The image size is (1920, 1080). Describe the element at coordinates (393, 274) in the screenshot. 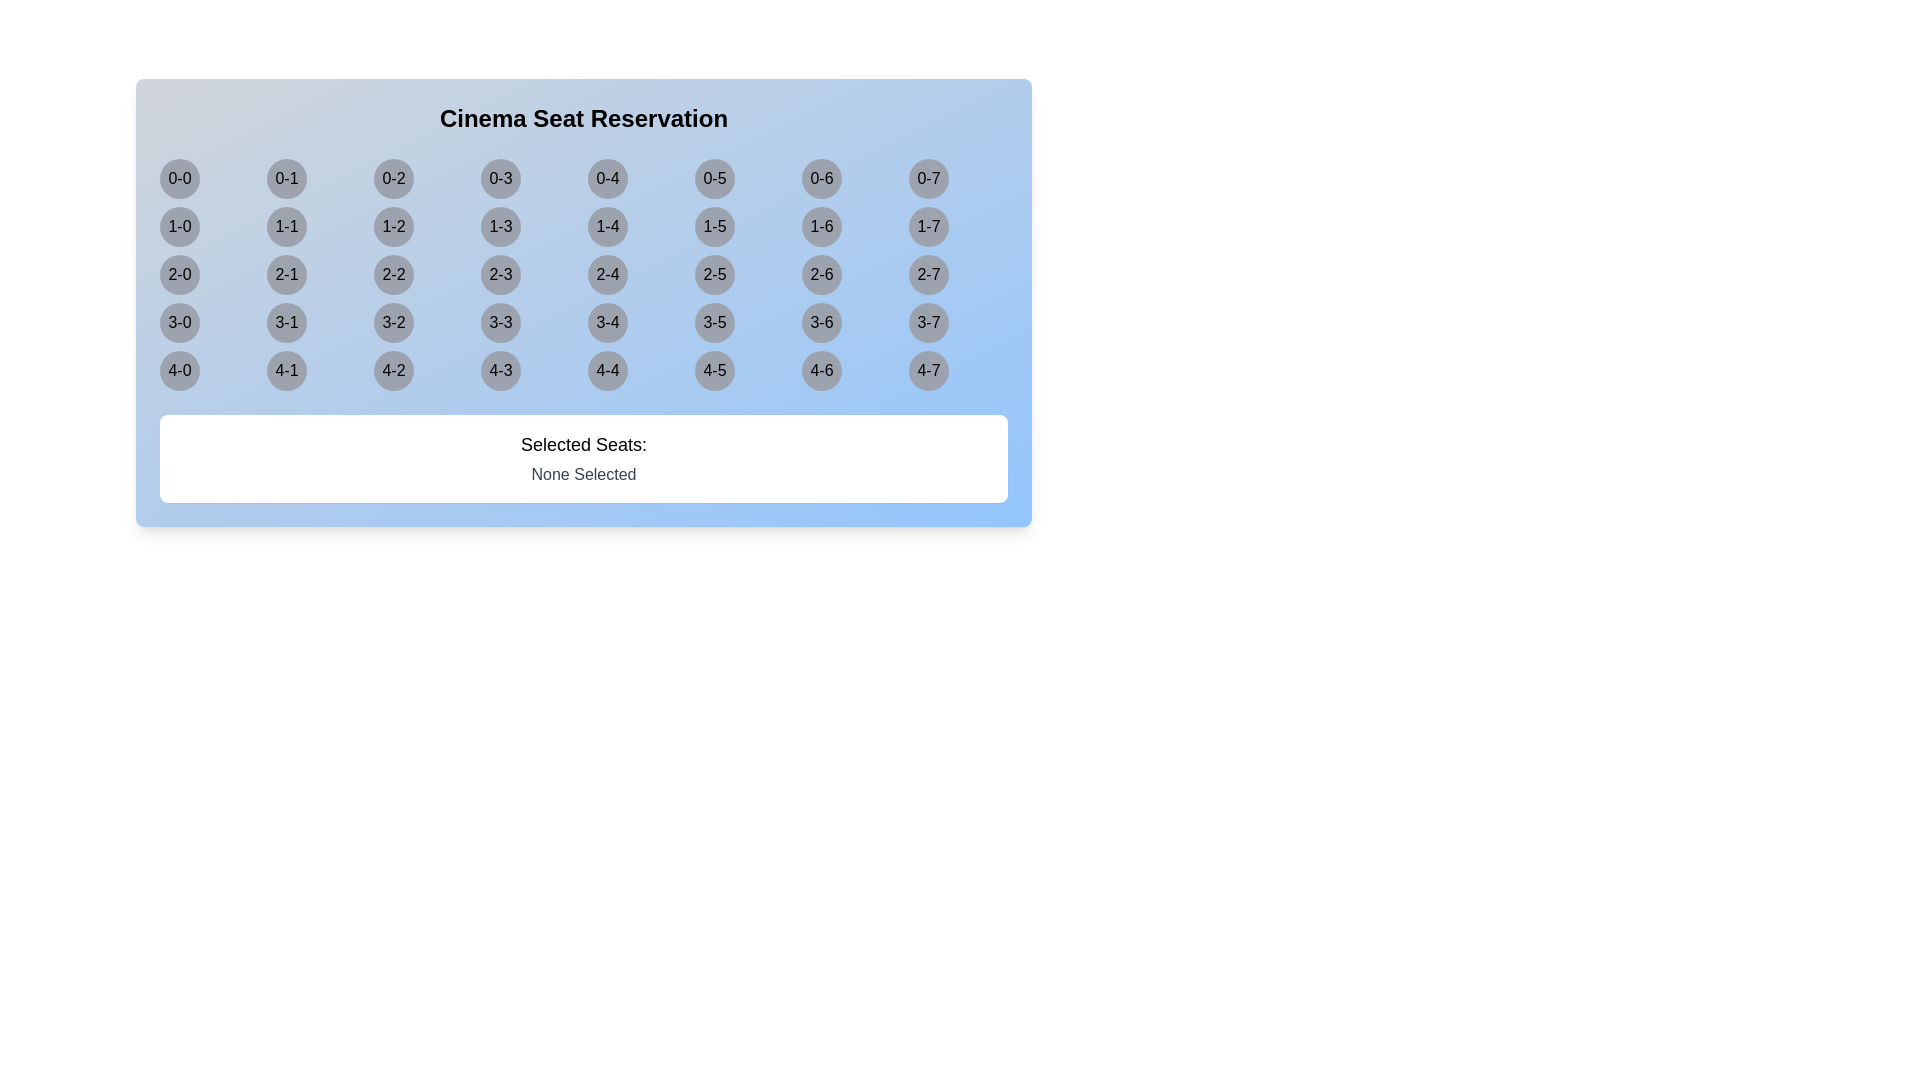

I see `the circular button labeled '2-2' with a light gray background` at that location.